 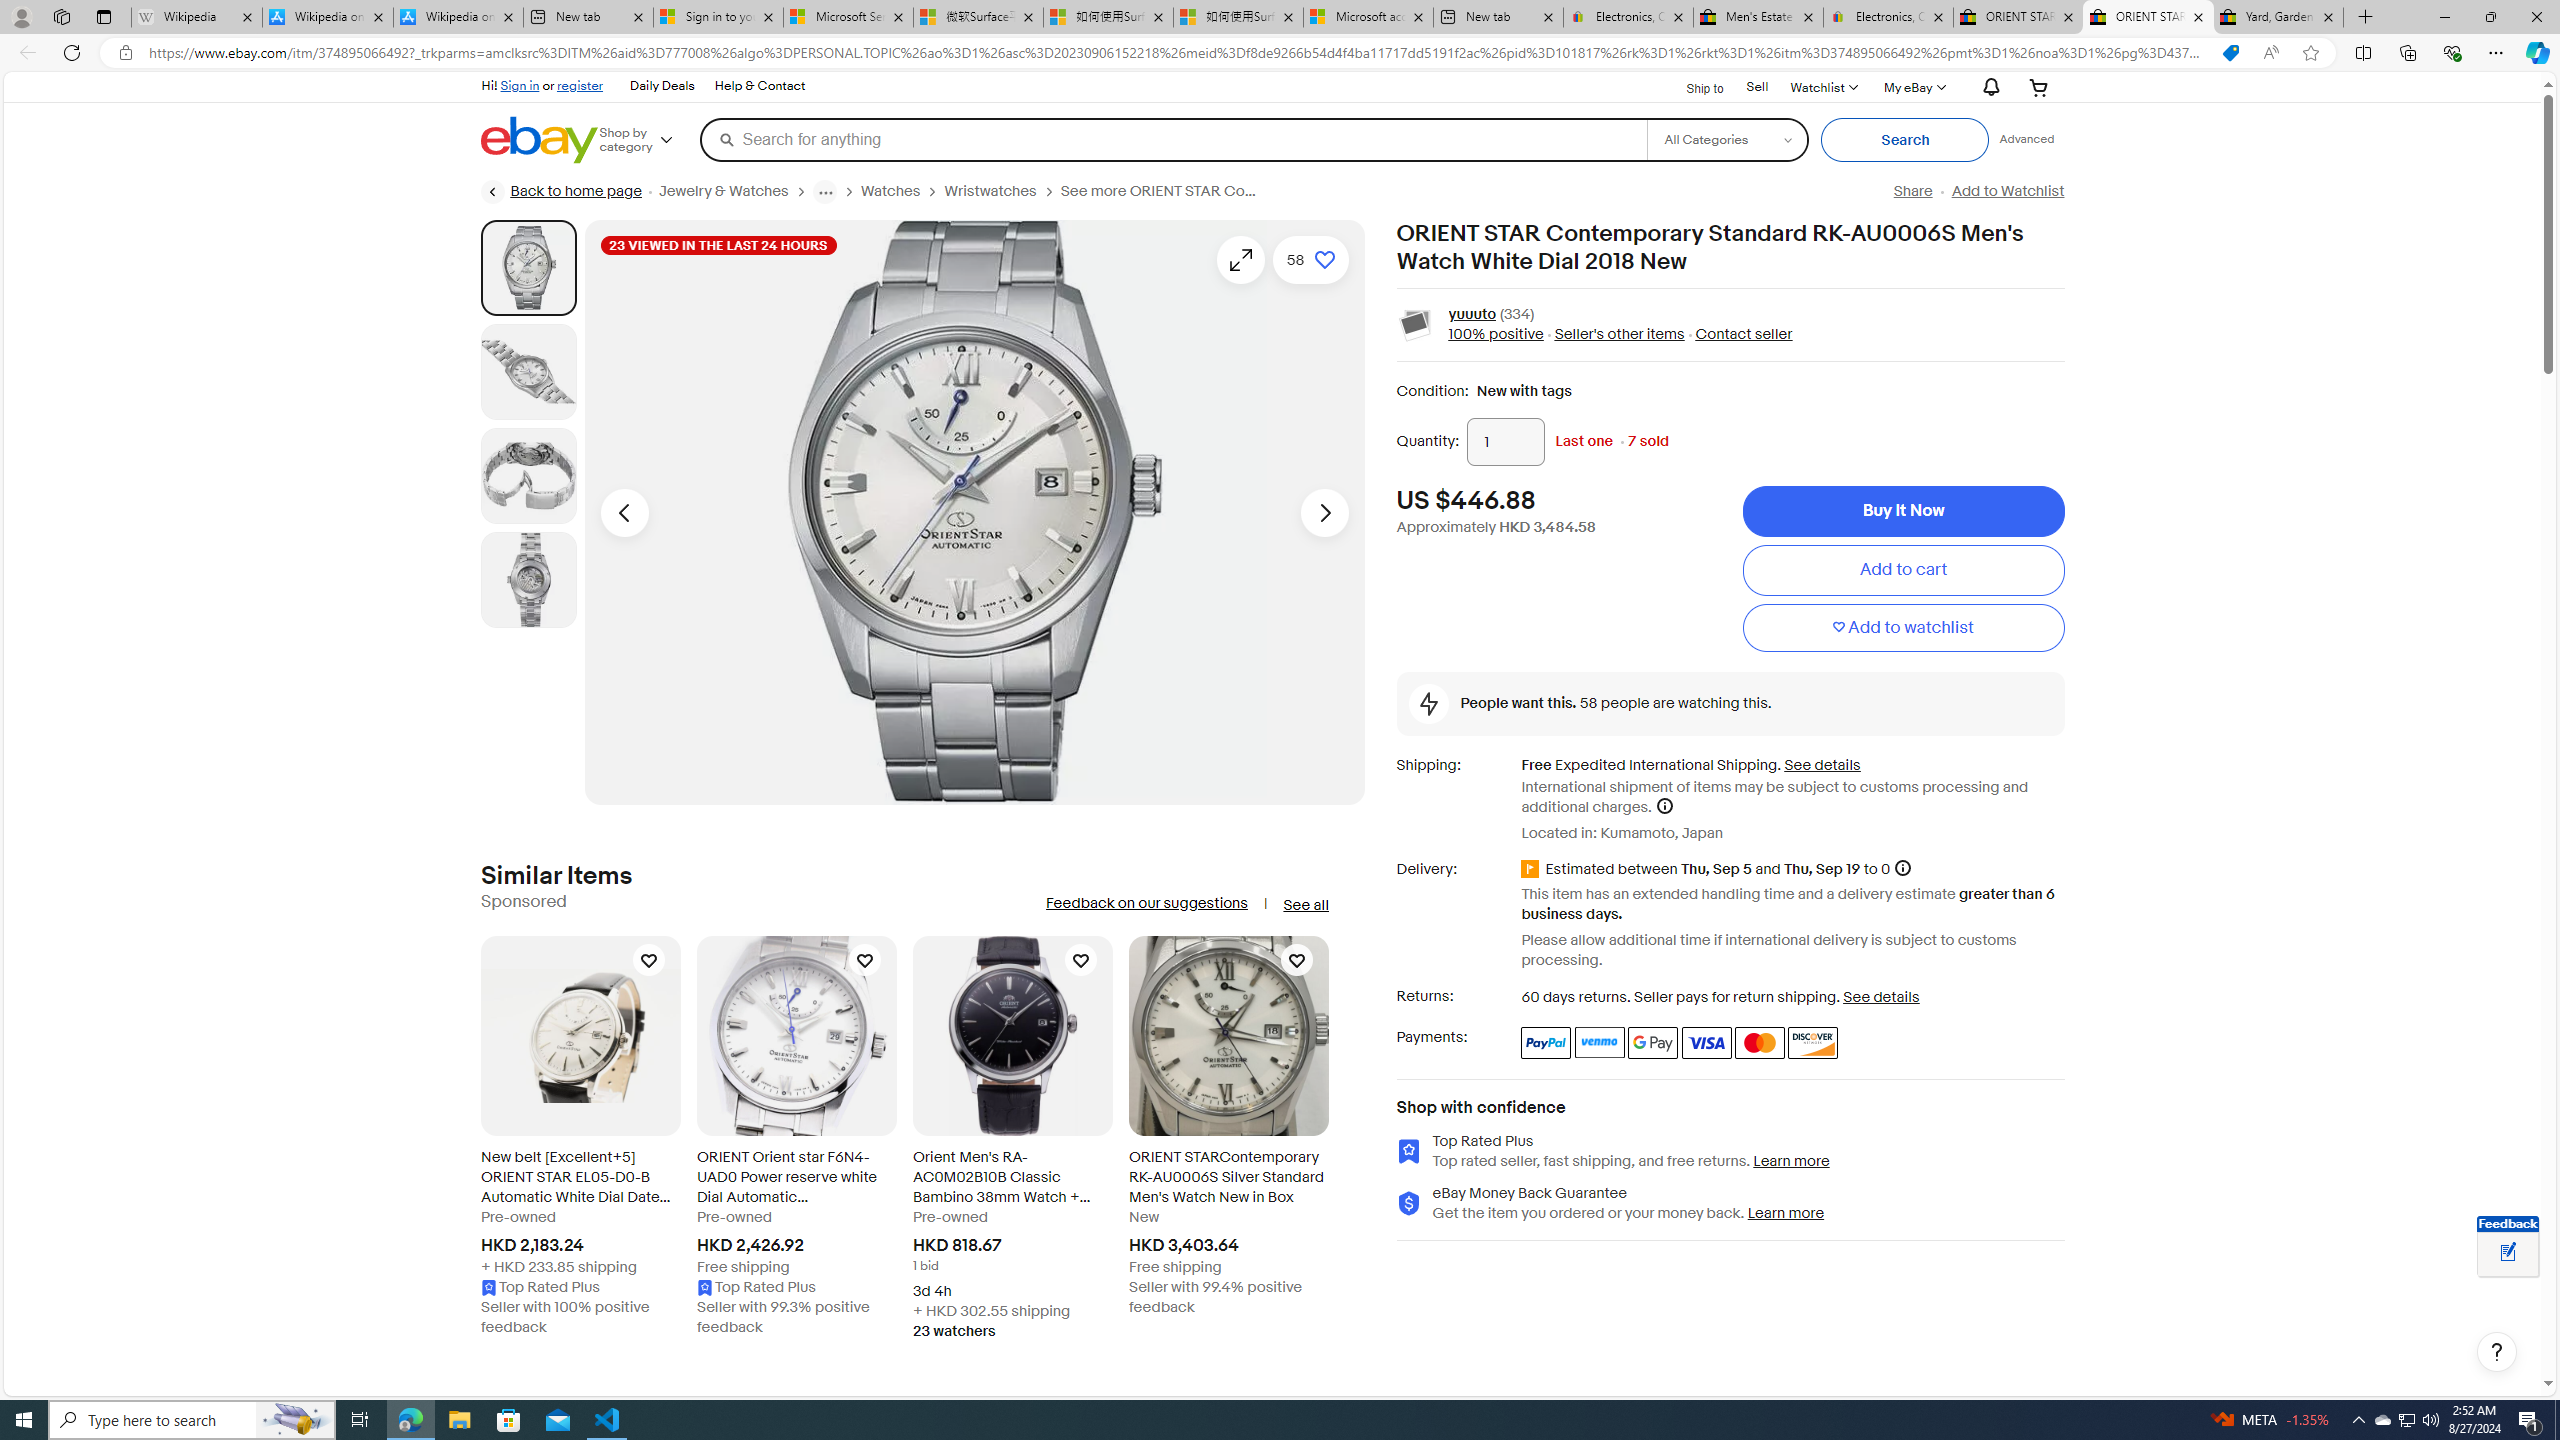 I want to click on 'WatchlistExpand Watch List', so click(x=1822, y=87).